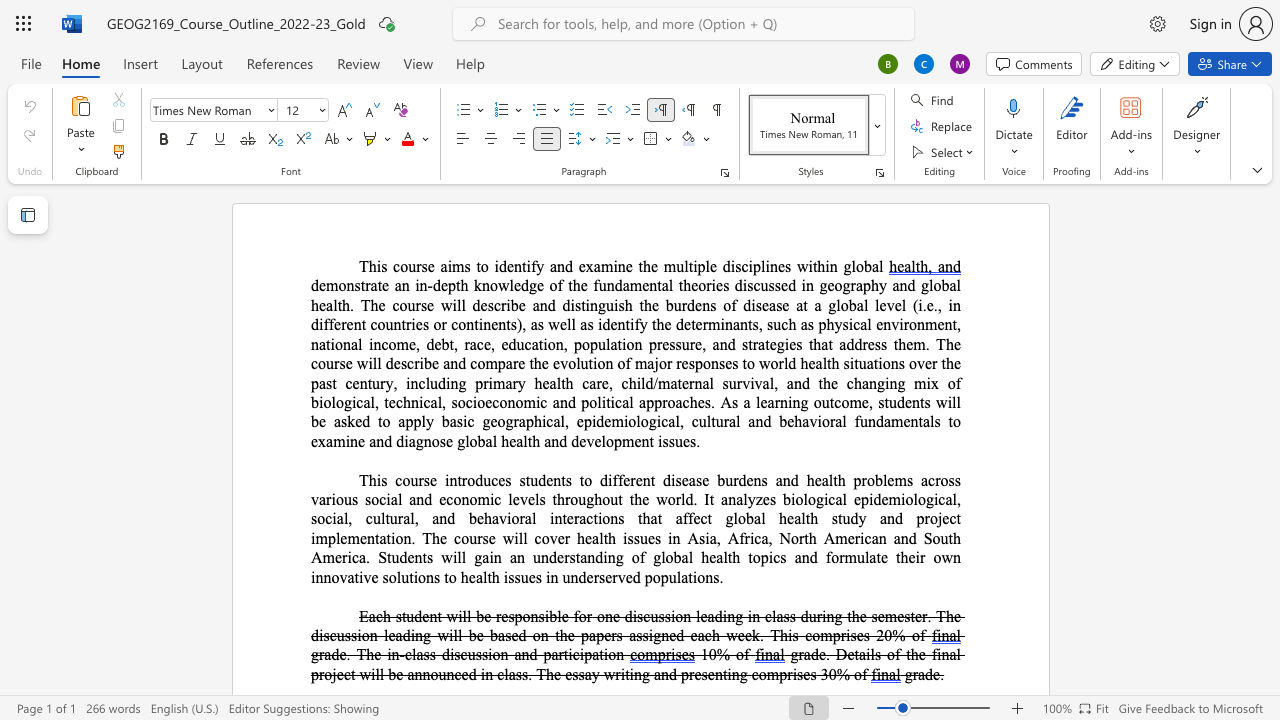 The image size is (1280, 720). Describe the element at coordinates (496, 363) in the screenshot. I see `the space between the continuous character "m" and "p" in the text` at that location.